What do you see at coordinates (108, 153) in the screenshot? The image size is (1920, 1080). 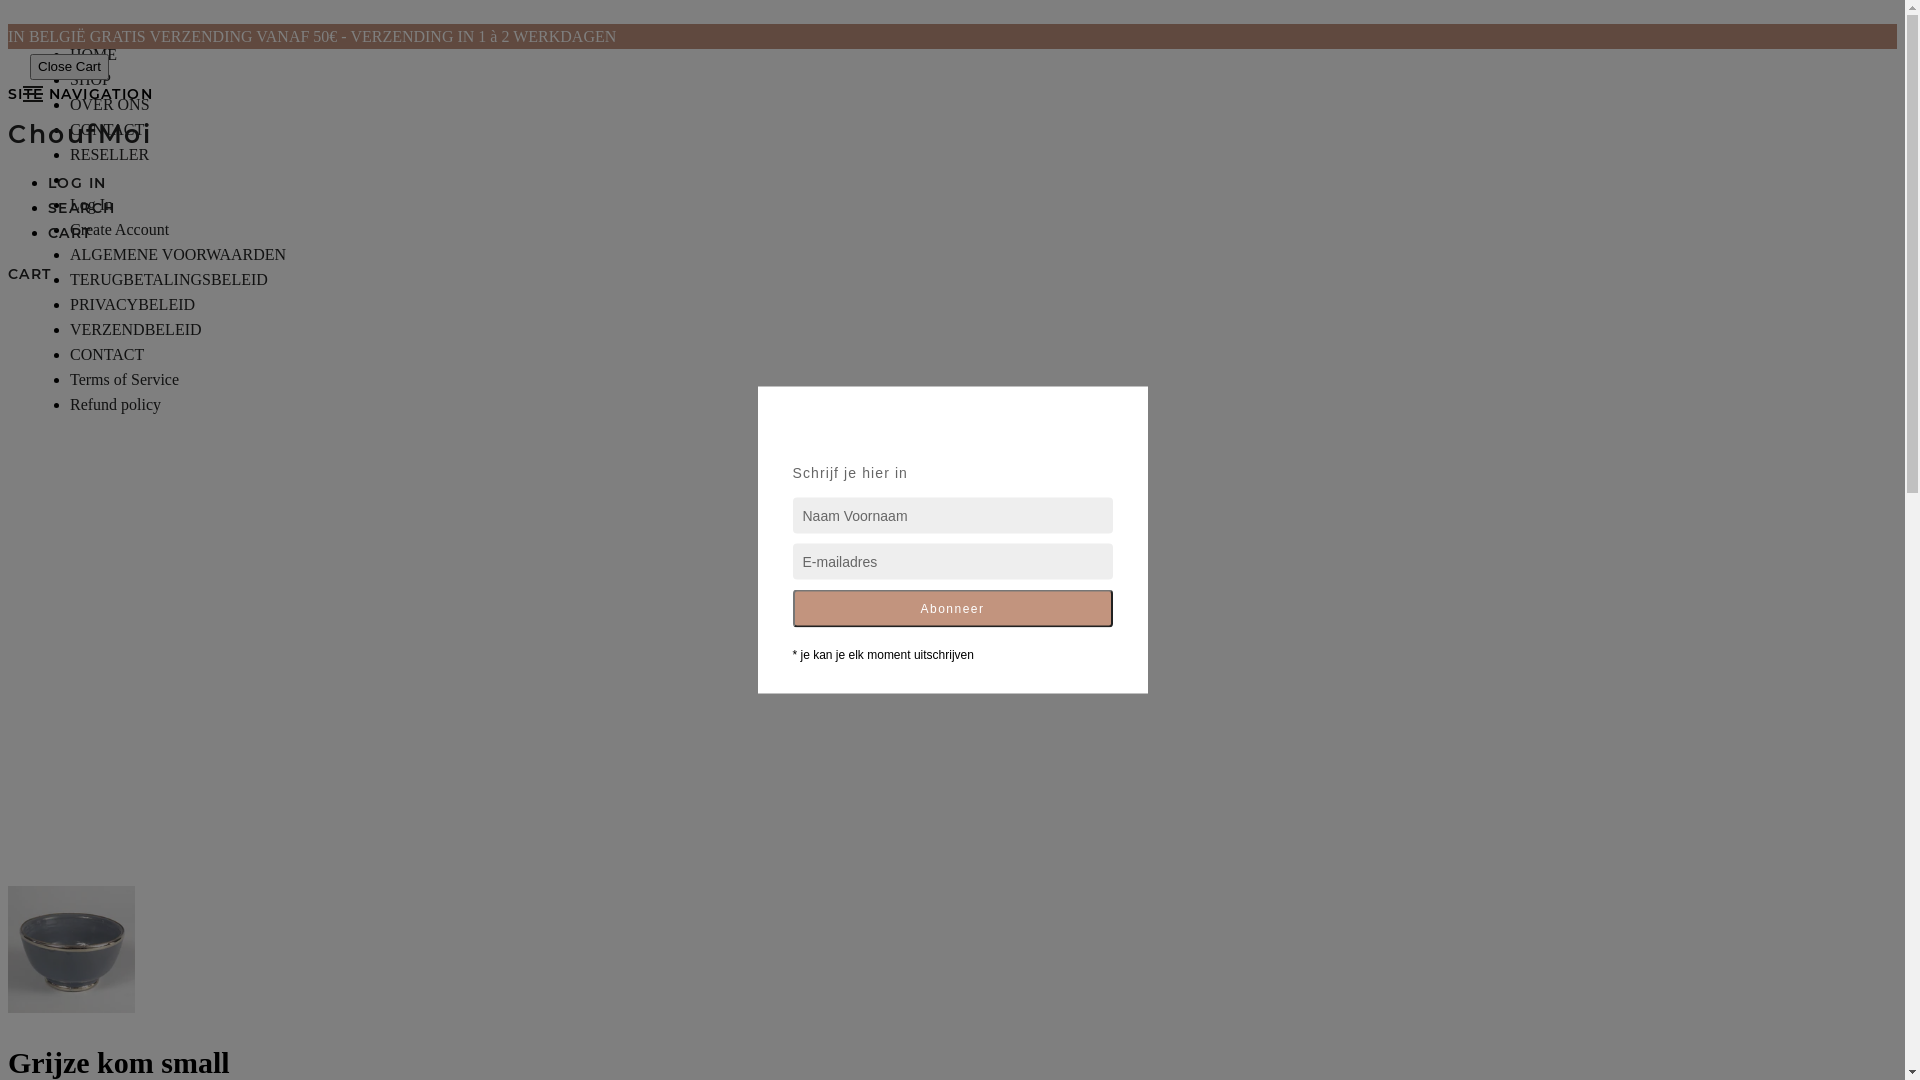 I see `'RESELLER'` at bounding box center [108, 153].